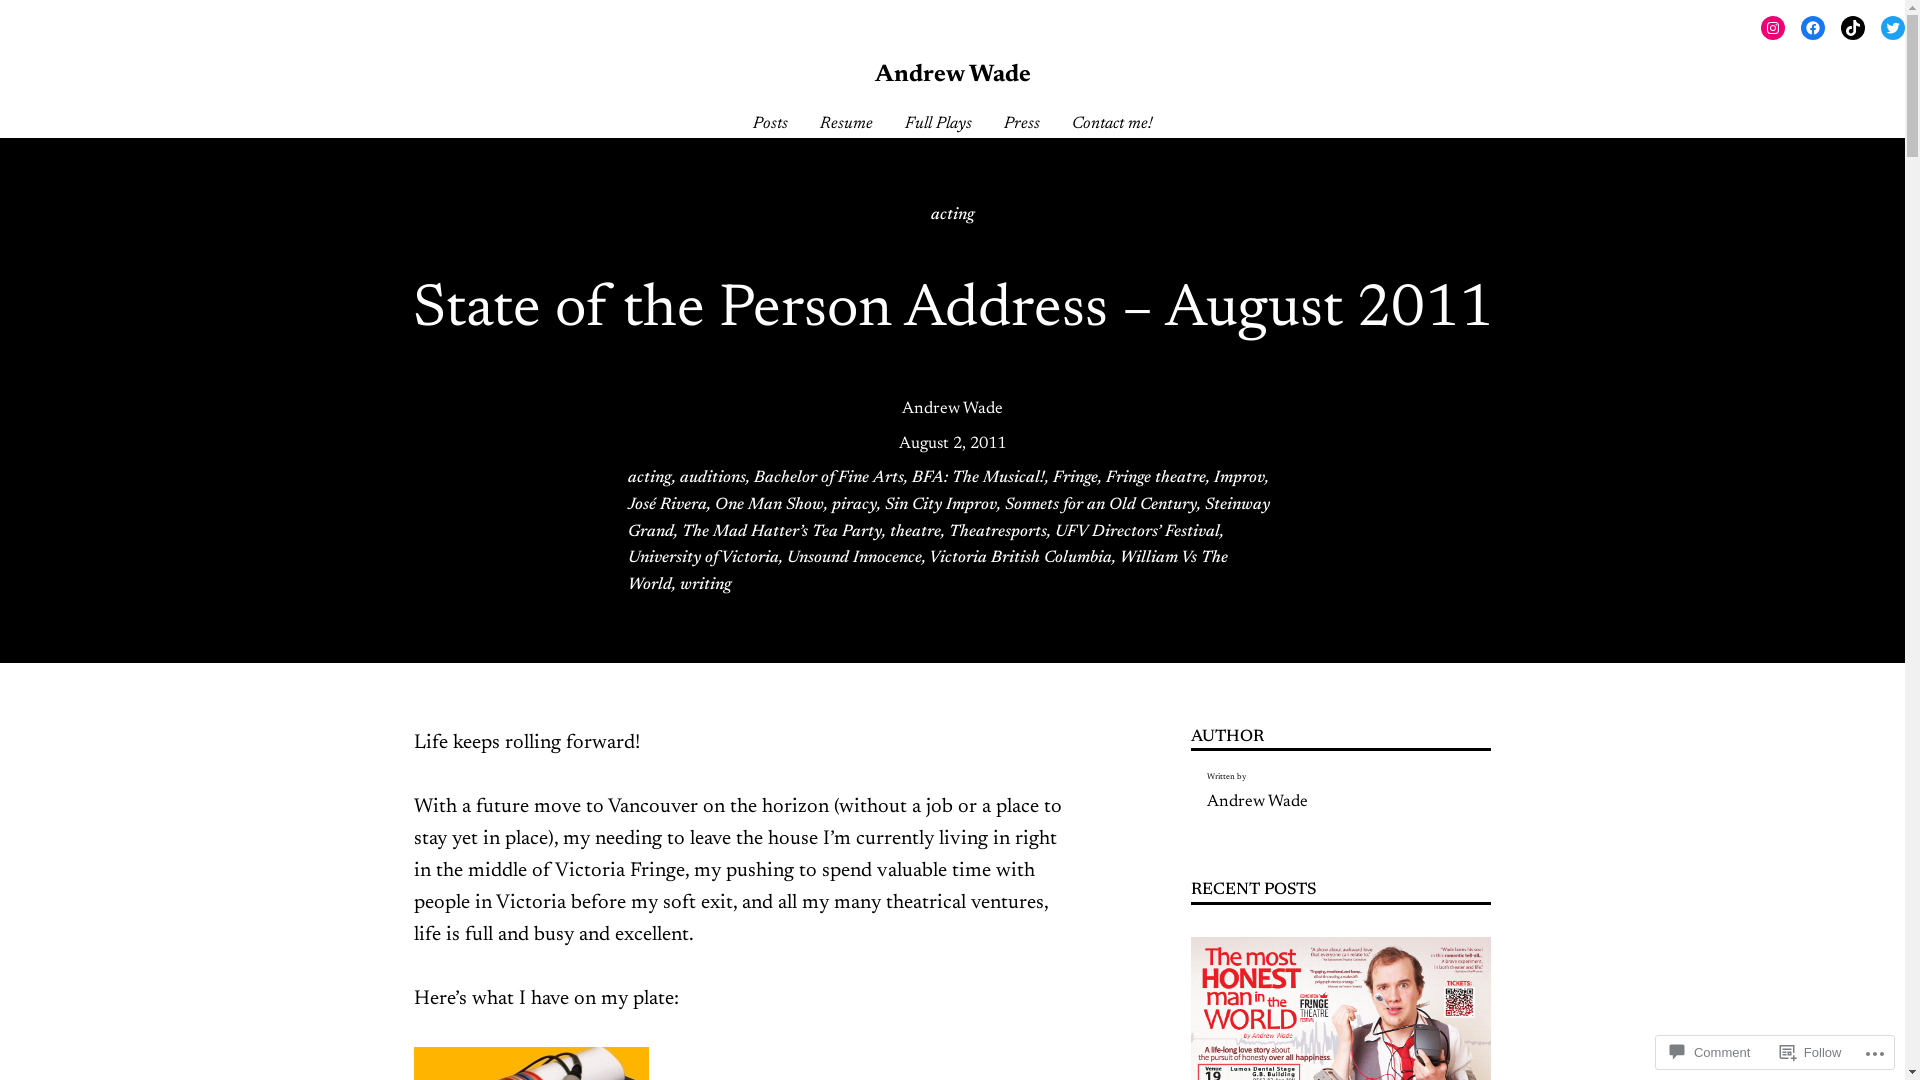 The height and width of the screenshot is (1080, 1920). I want to click on 'William Vs The World', so click(627, 571).